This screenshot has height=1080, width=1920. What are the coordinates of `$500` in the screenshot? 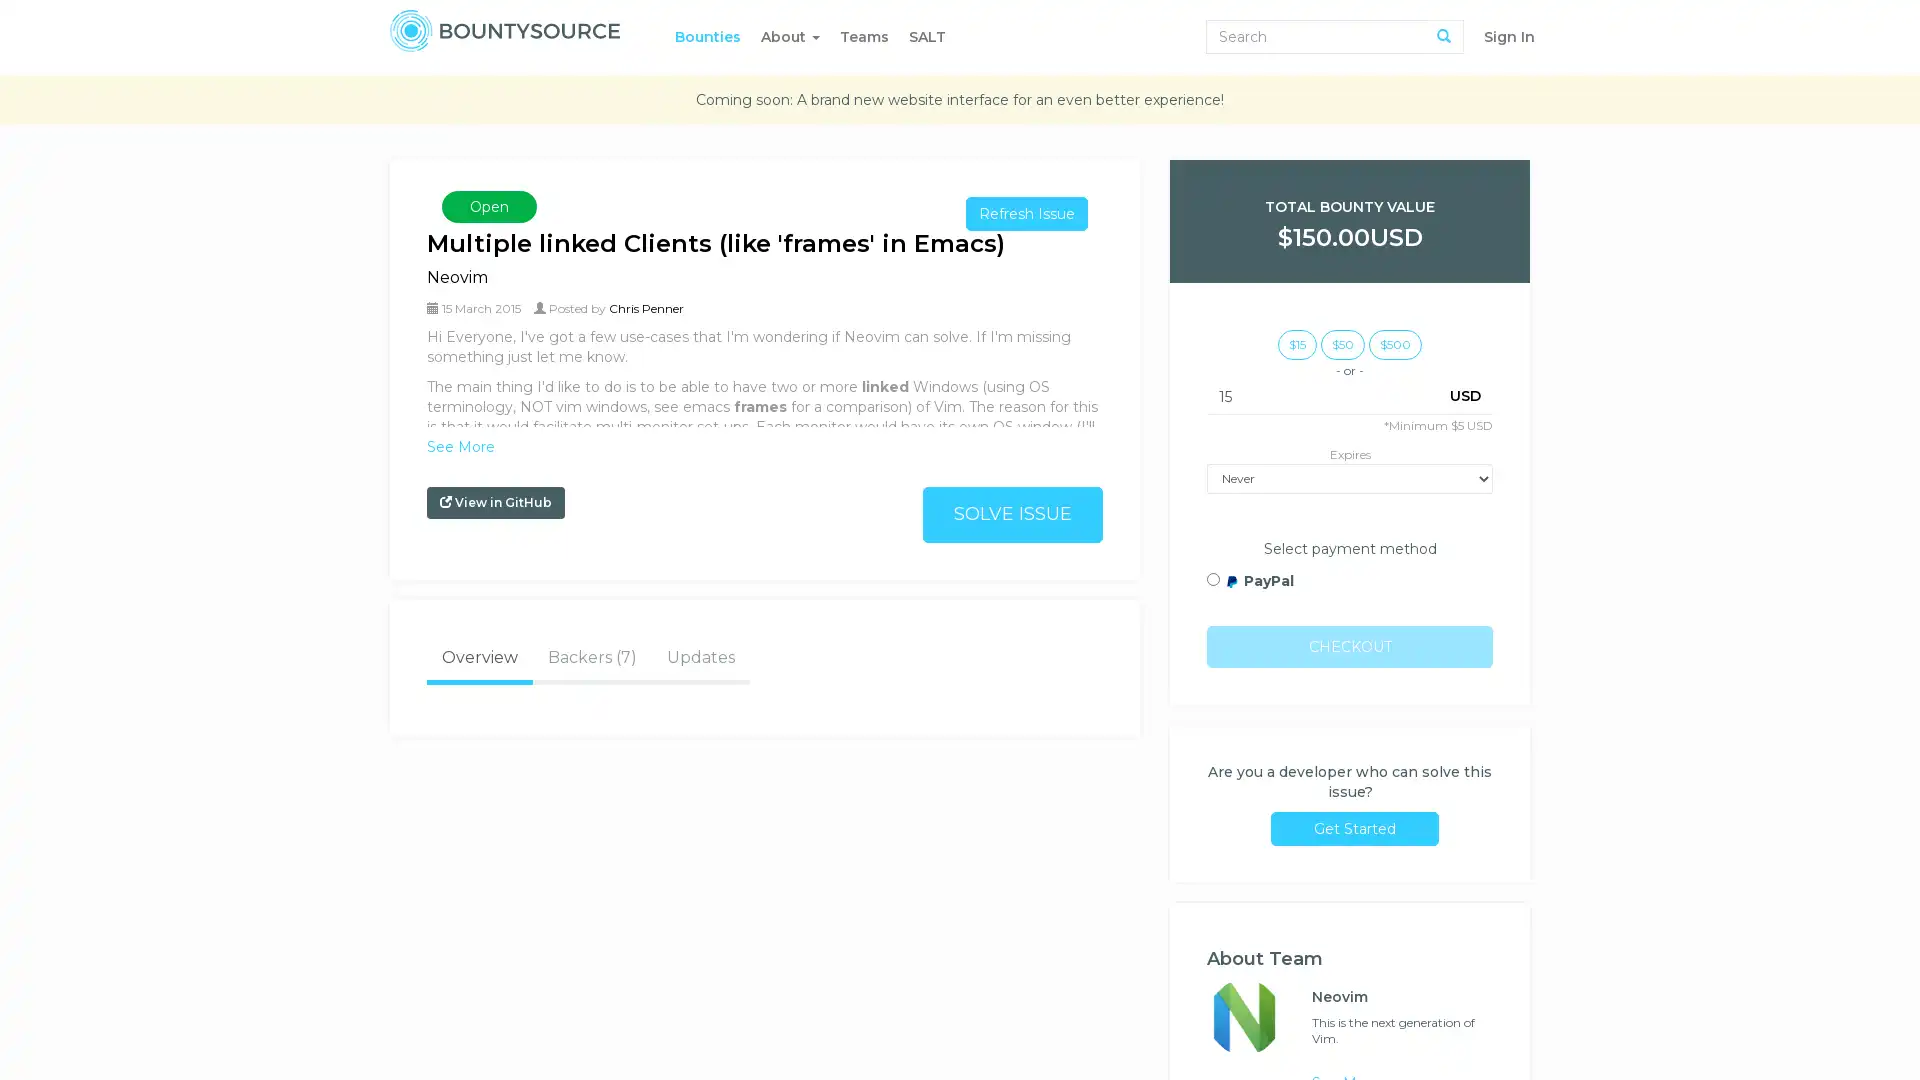 It's located at (1394, 342).